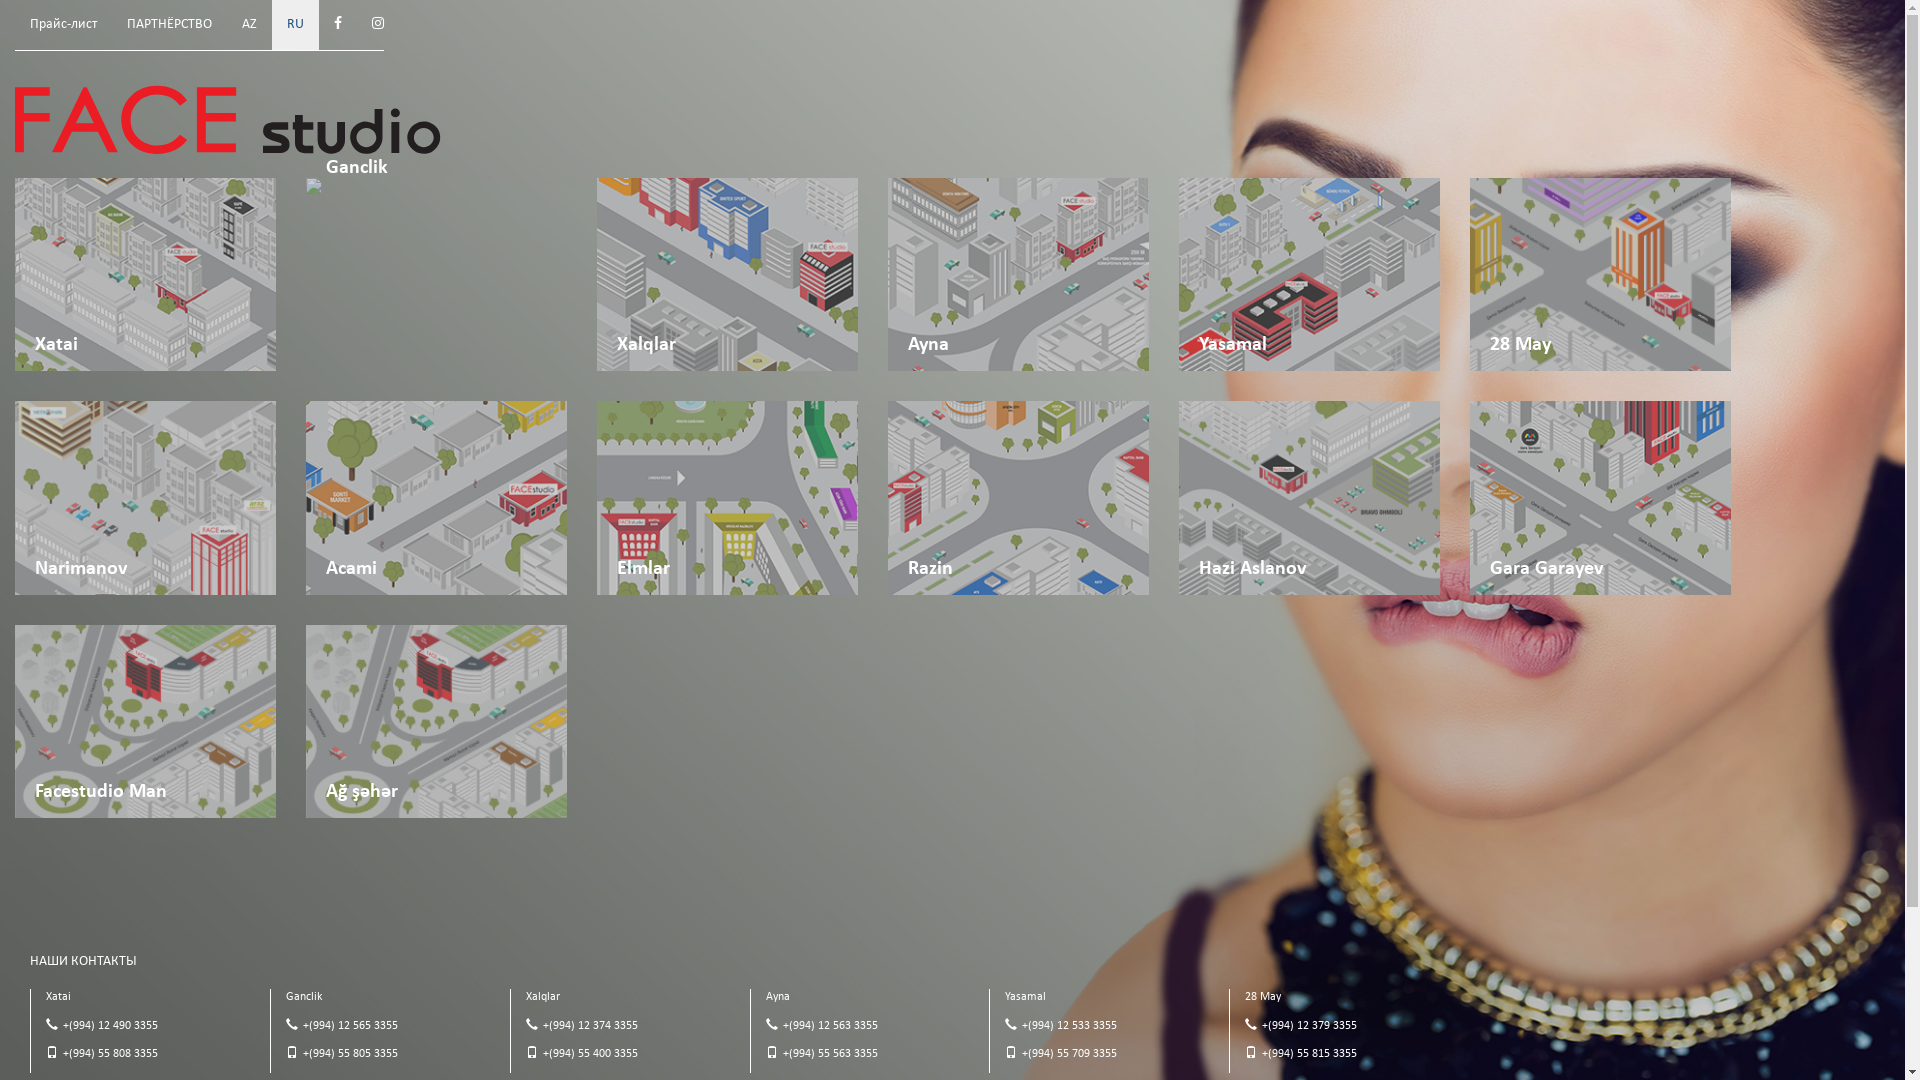  I want to click on 'RU', so click(294, 24).